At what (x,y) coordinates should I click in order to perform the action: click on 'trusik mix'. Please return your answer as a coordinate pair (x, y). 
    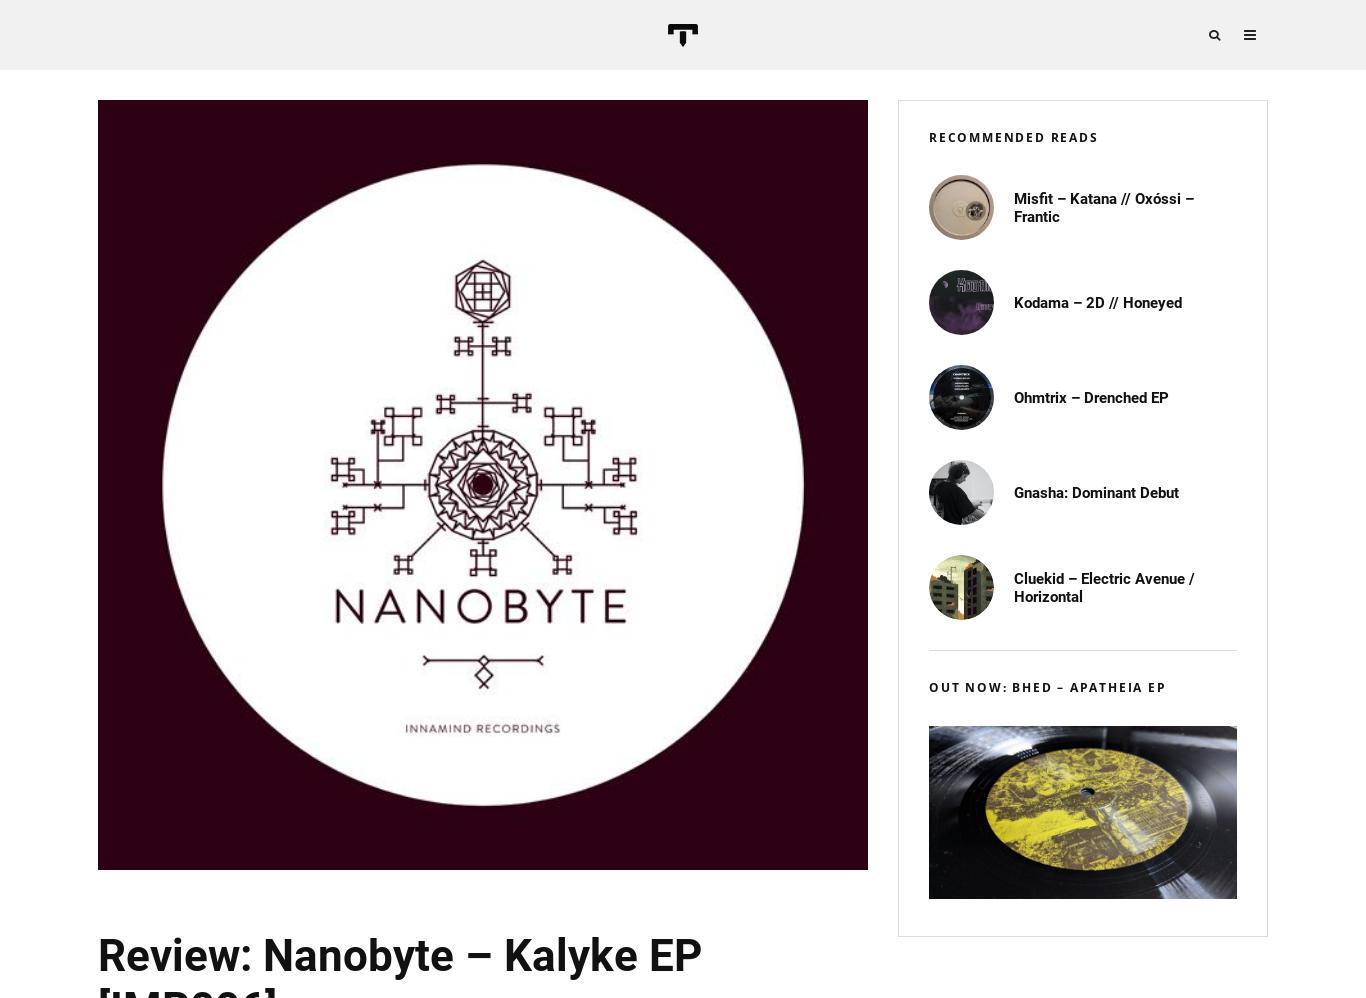
    Looking at the image, I should click on (106, 549).